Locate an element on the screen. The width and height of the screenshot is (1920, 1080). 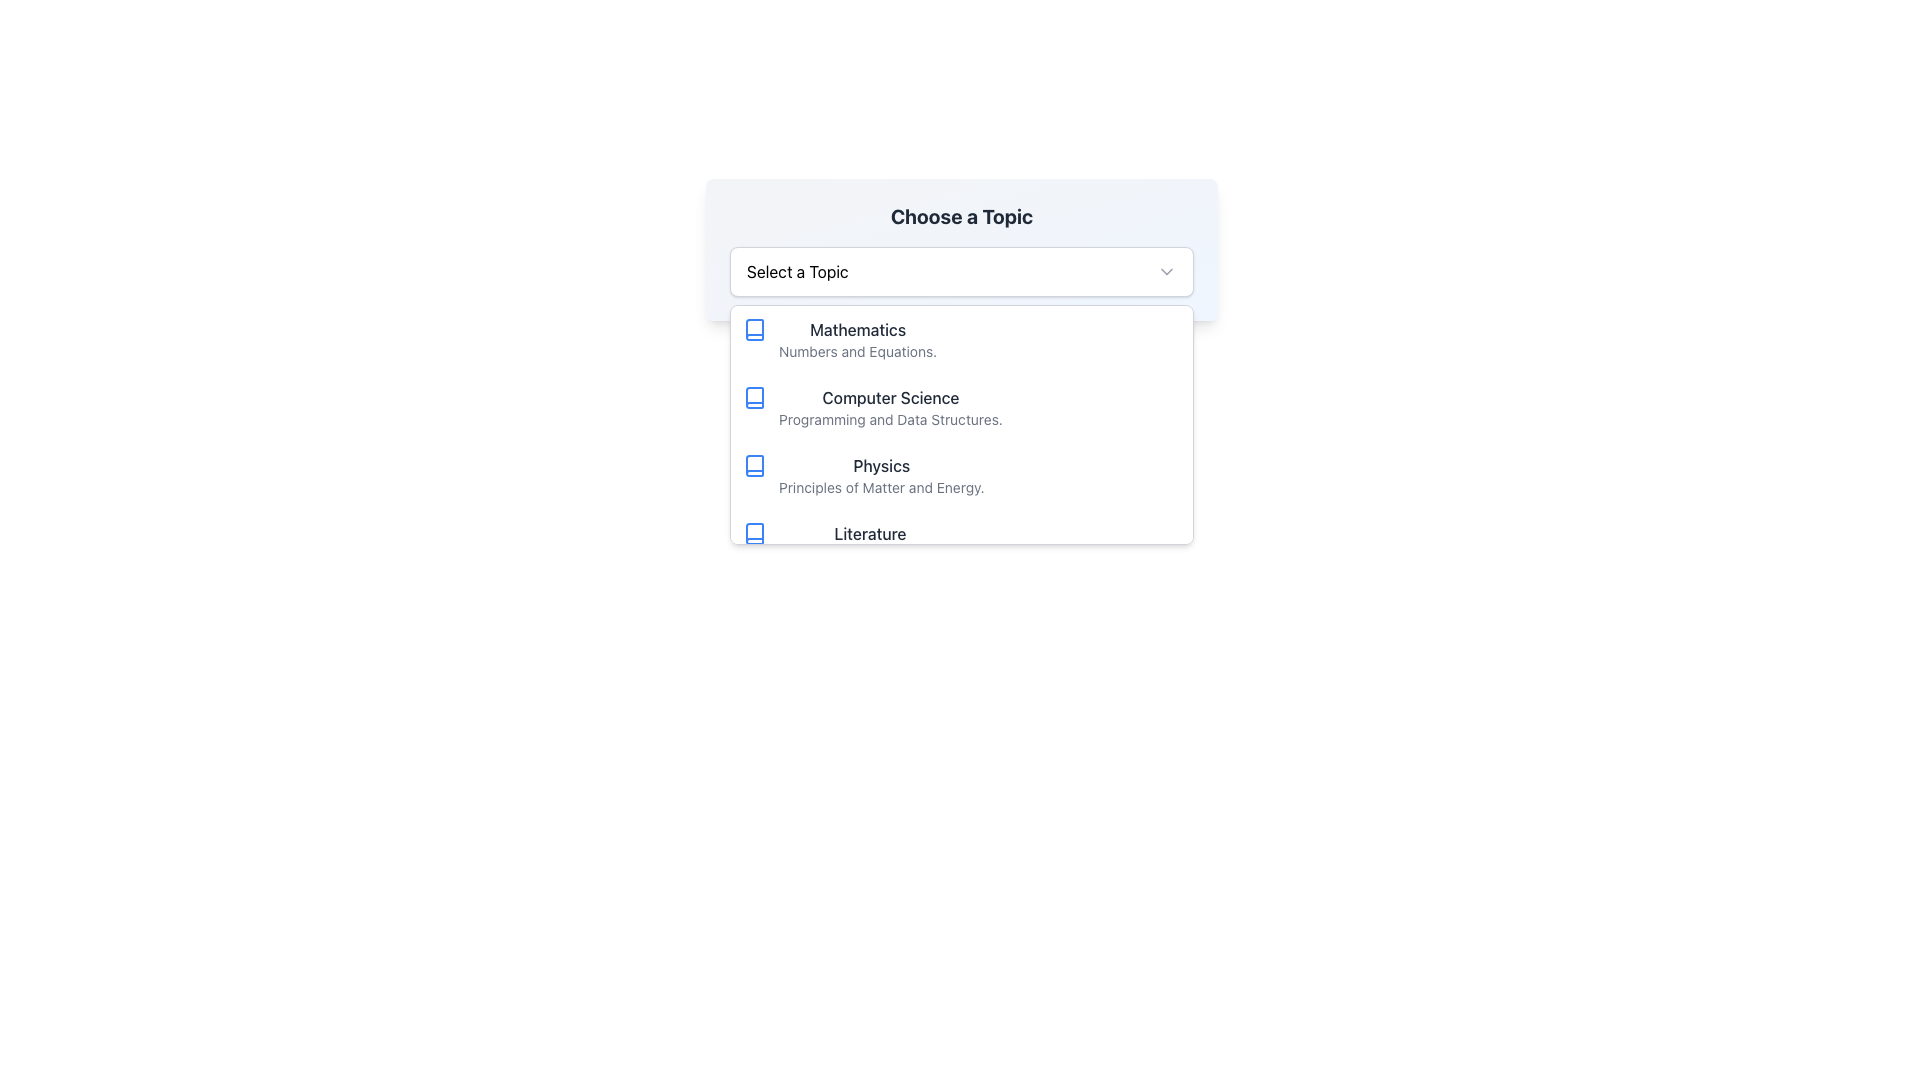
the static text label providing additional information about the 'Physics' section in the dropdown menu, which is aligned to the left margin and located directly below the 'Physics' label is located at coordinates (880, 488).